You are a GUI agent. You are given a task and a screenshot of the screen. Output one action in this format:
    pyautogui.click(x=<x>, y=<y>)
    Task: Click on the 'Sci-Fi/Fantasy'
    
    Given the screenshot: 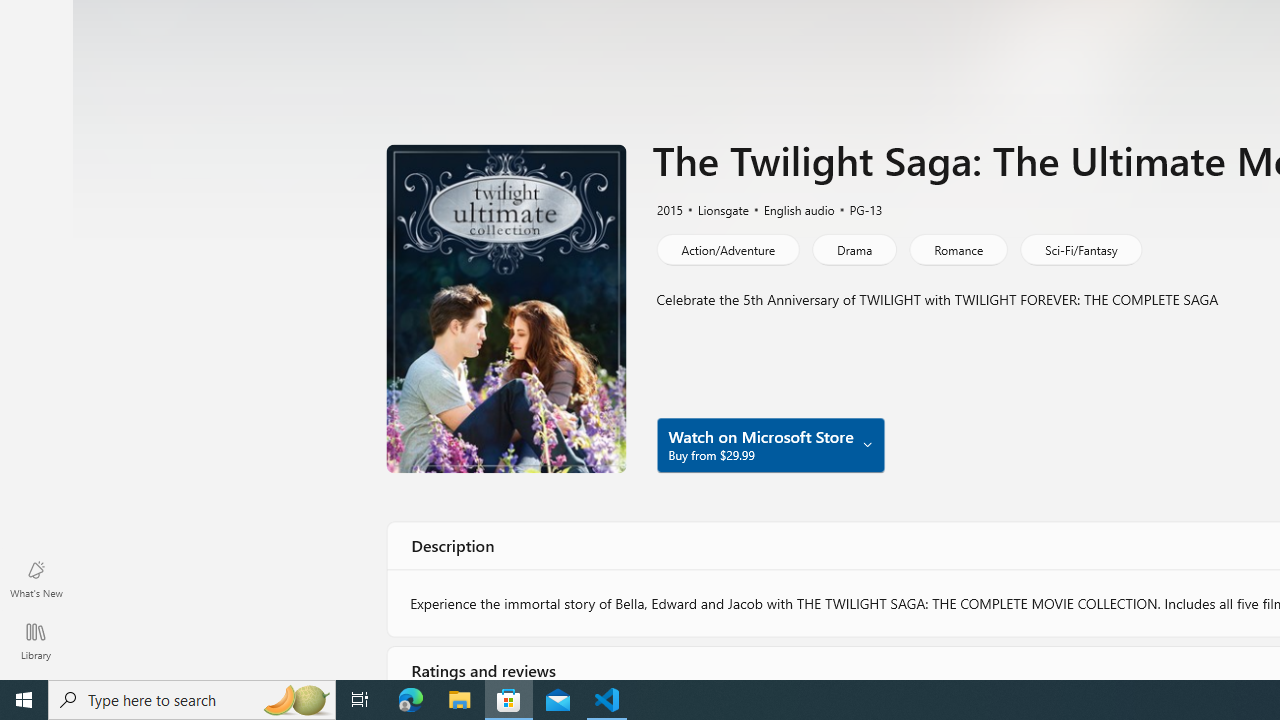 What is the action you would take?
    pyautogui.click(x=1079, y=248)
    